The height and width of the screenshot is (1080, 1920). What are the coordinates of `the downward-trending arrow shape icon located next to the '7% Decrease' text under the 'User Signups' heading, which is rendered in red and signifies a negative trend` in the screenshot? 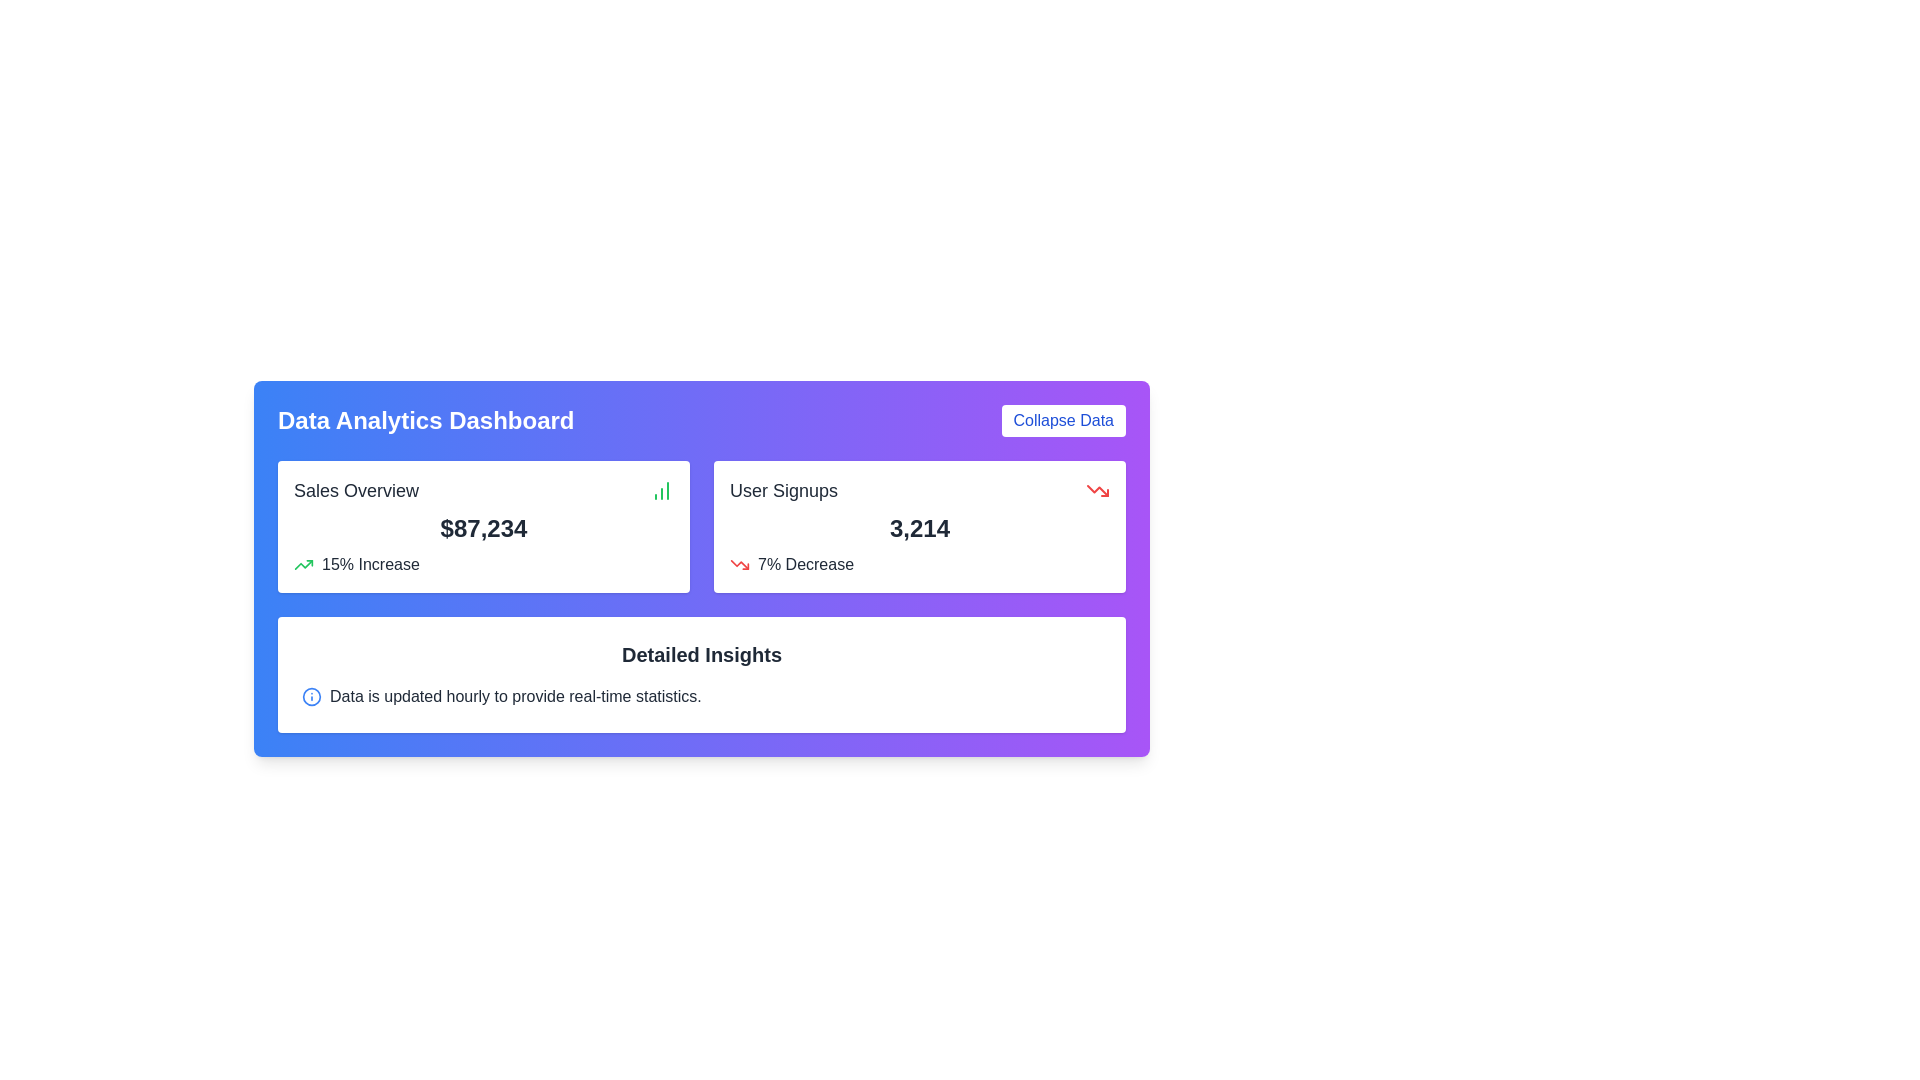 It's located at (1097, 490).